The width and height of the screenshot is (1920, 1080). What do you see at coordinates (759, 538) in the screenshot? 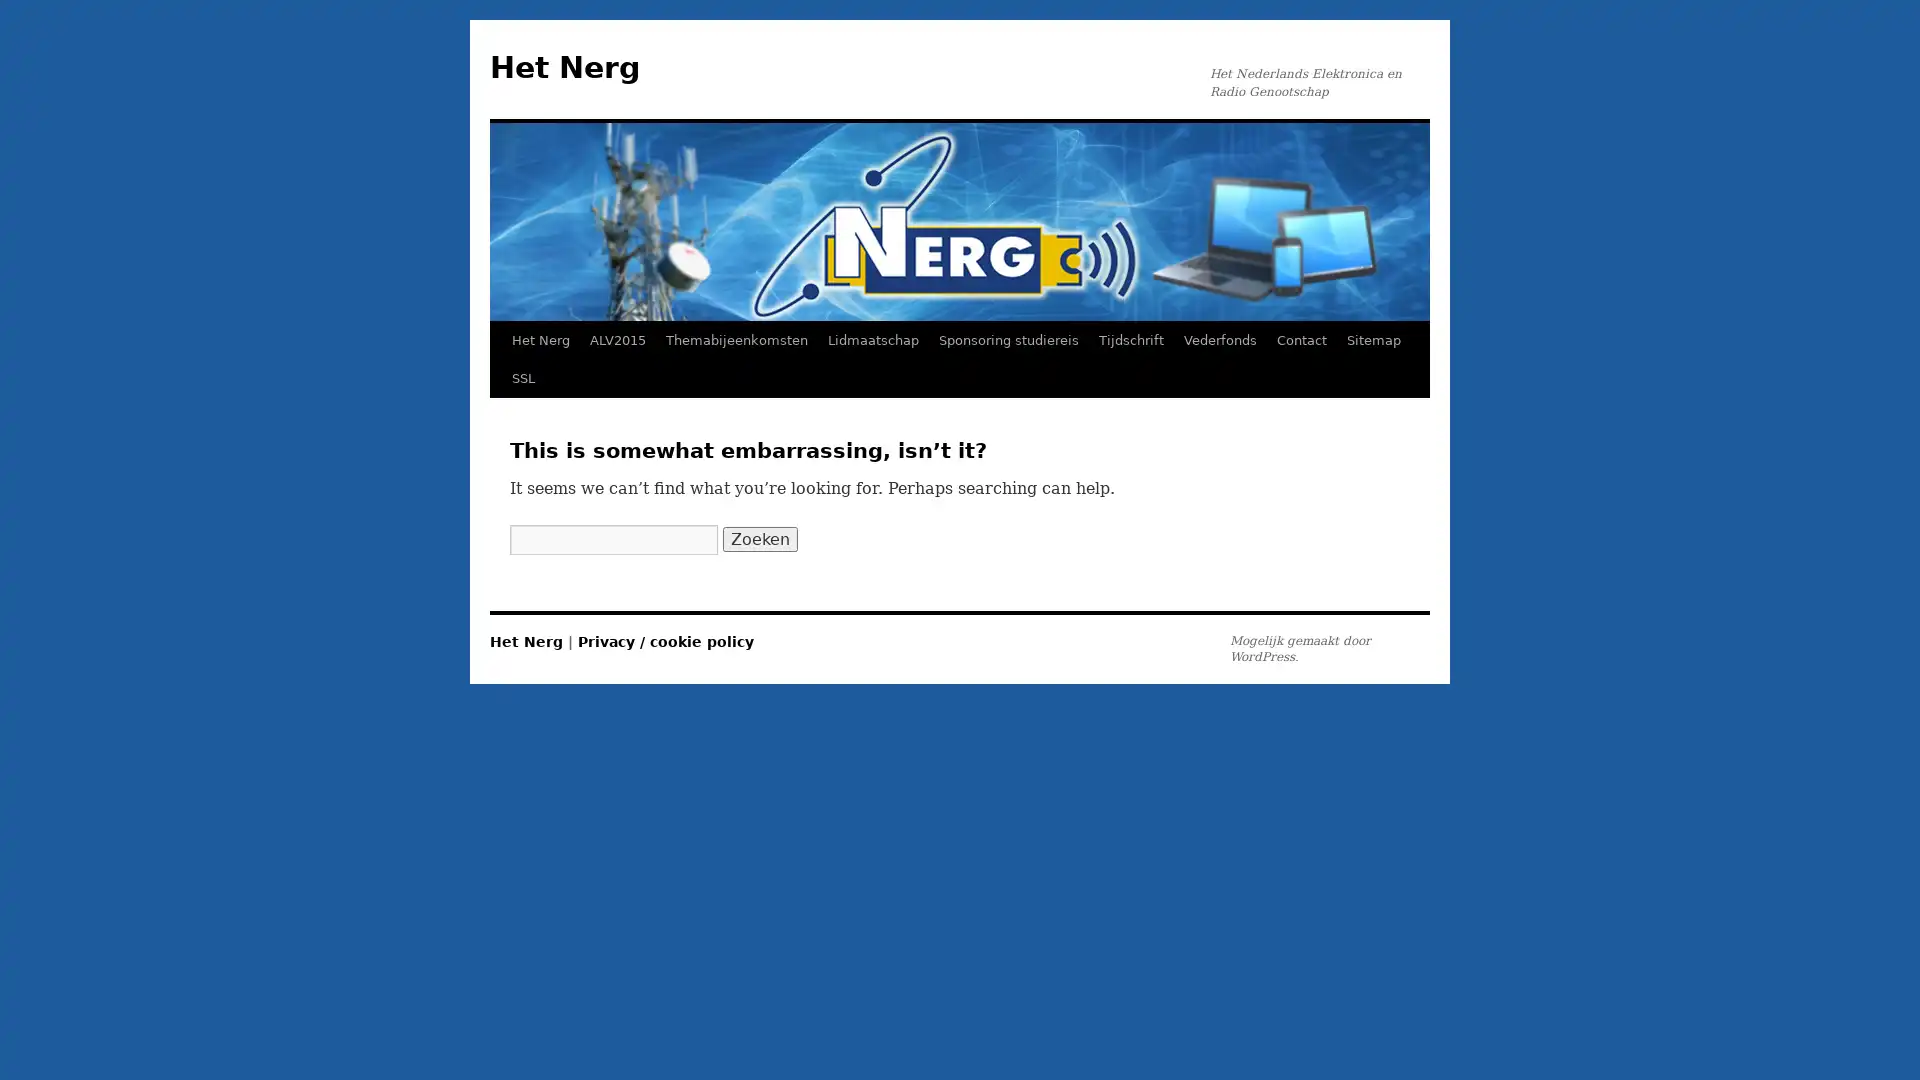
I see `Zoeken` at bounding box center [759, 538].